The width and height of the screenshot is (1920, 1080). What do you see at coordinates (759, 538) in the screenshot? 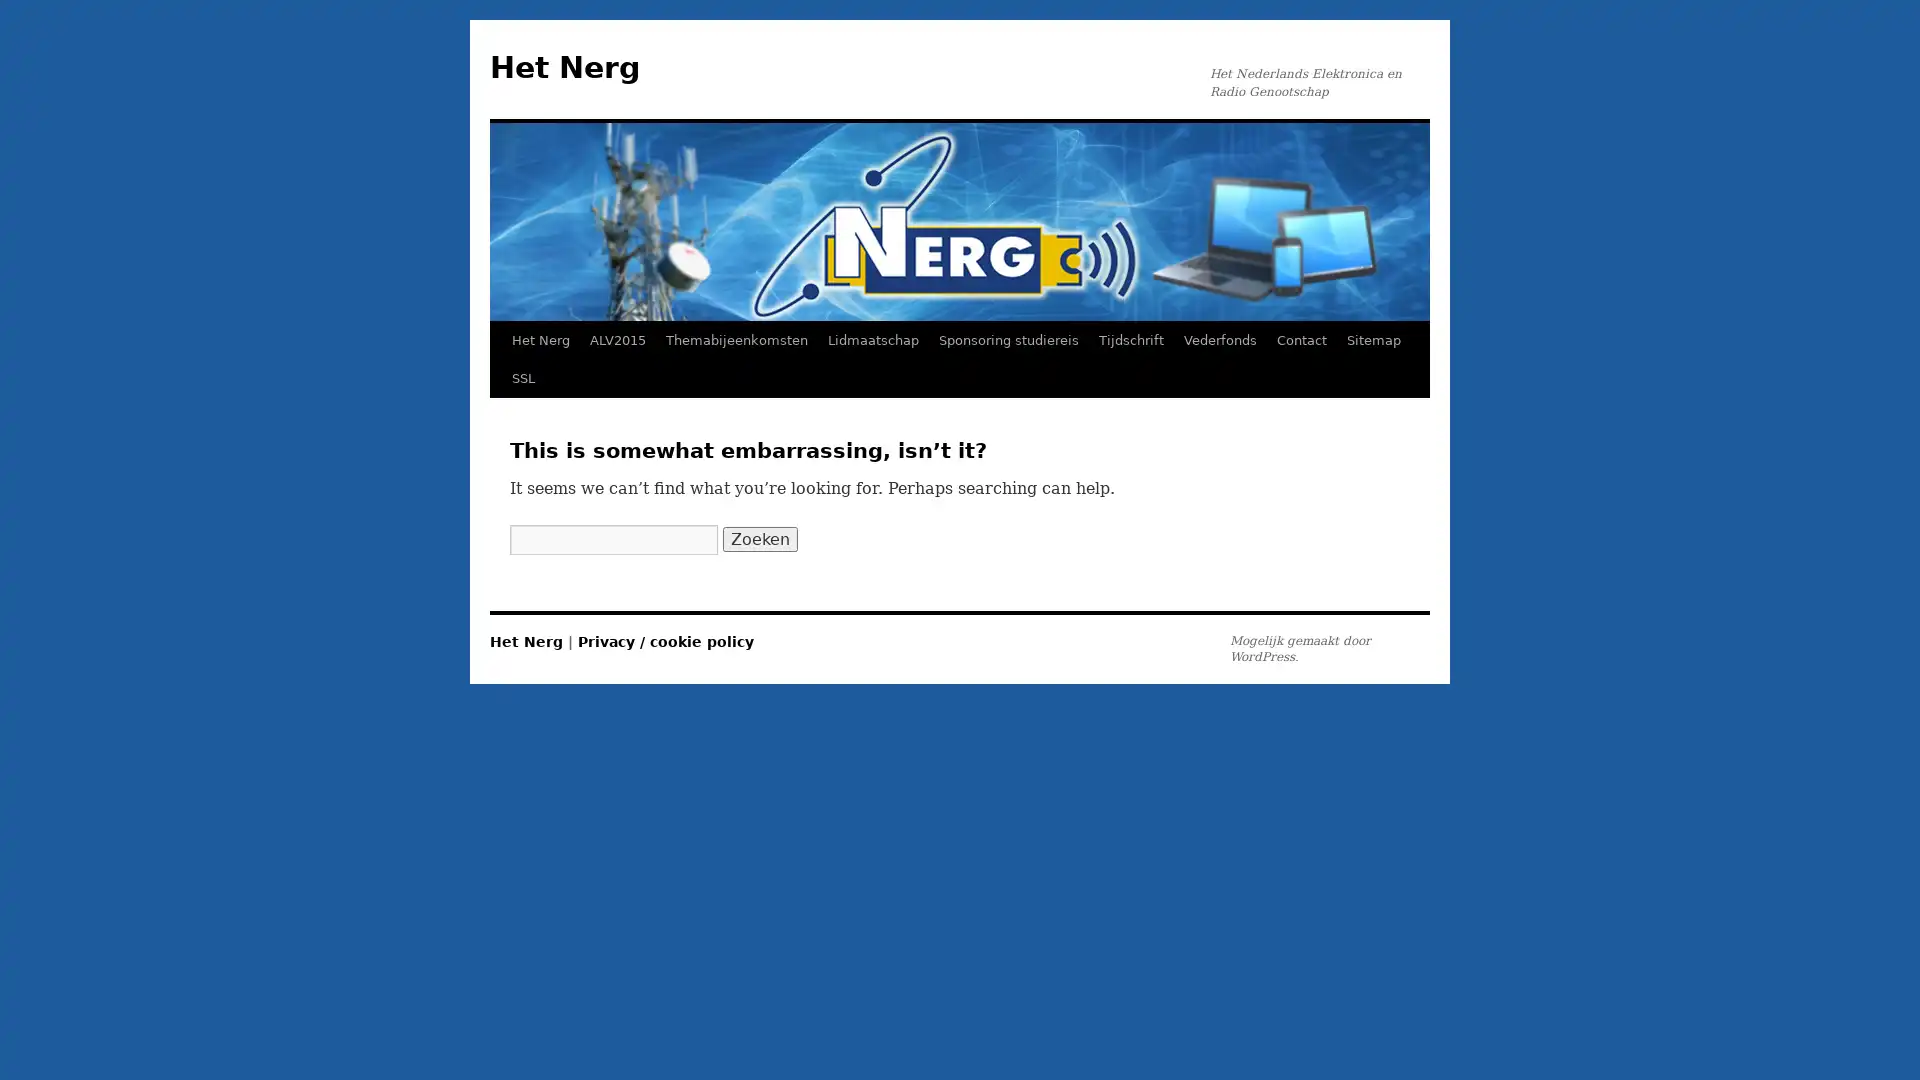
I see `Zoeken` at bounding box center [759, 538].